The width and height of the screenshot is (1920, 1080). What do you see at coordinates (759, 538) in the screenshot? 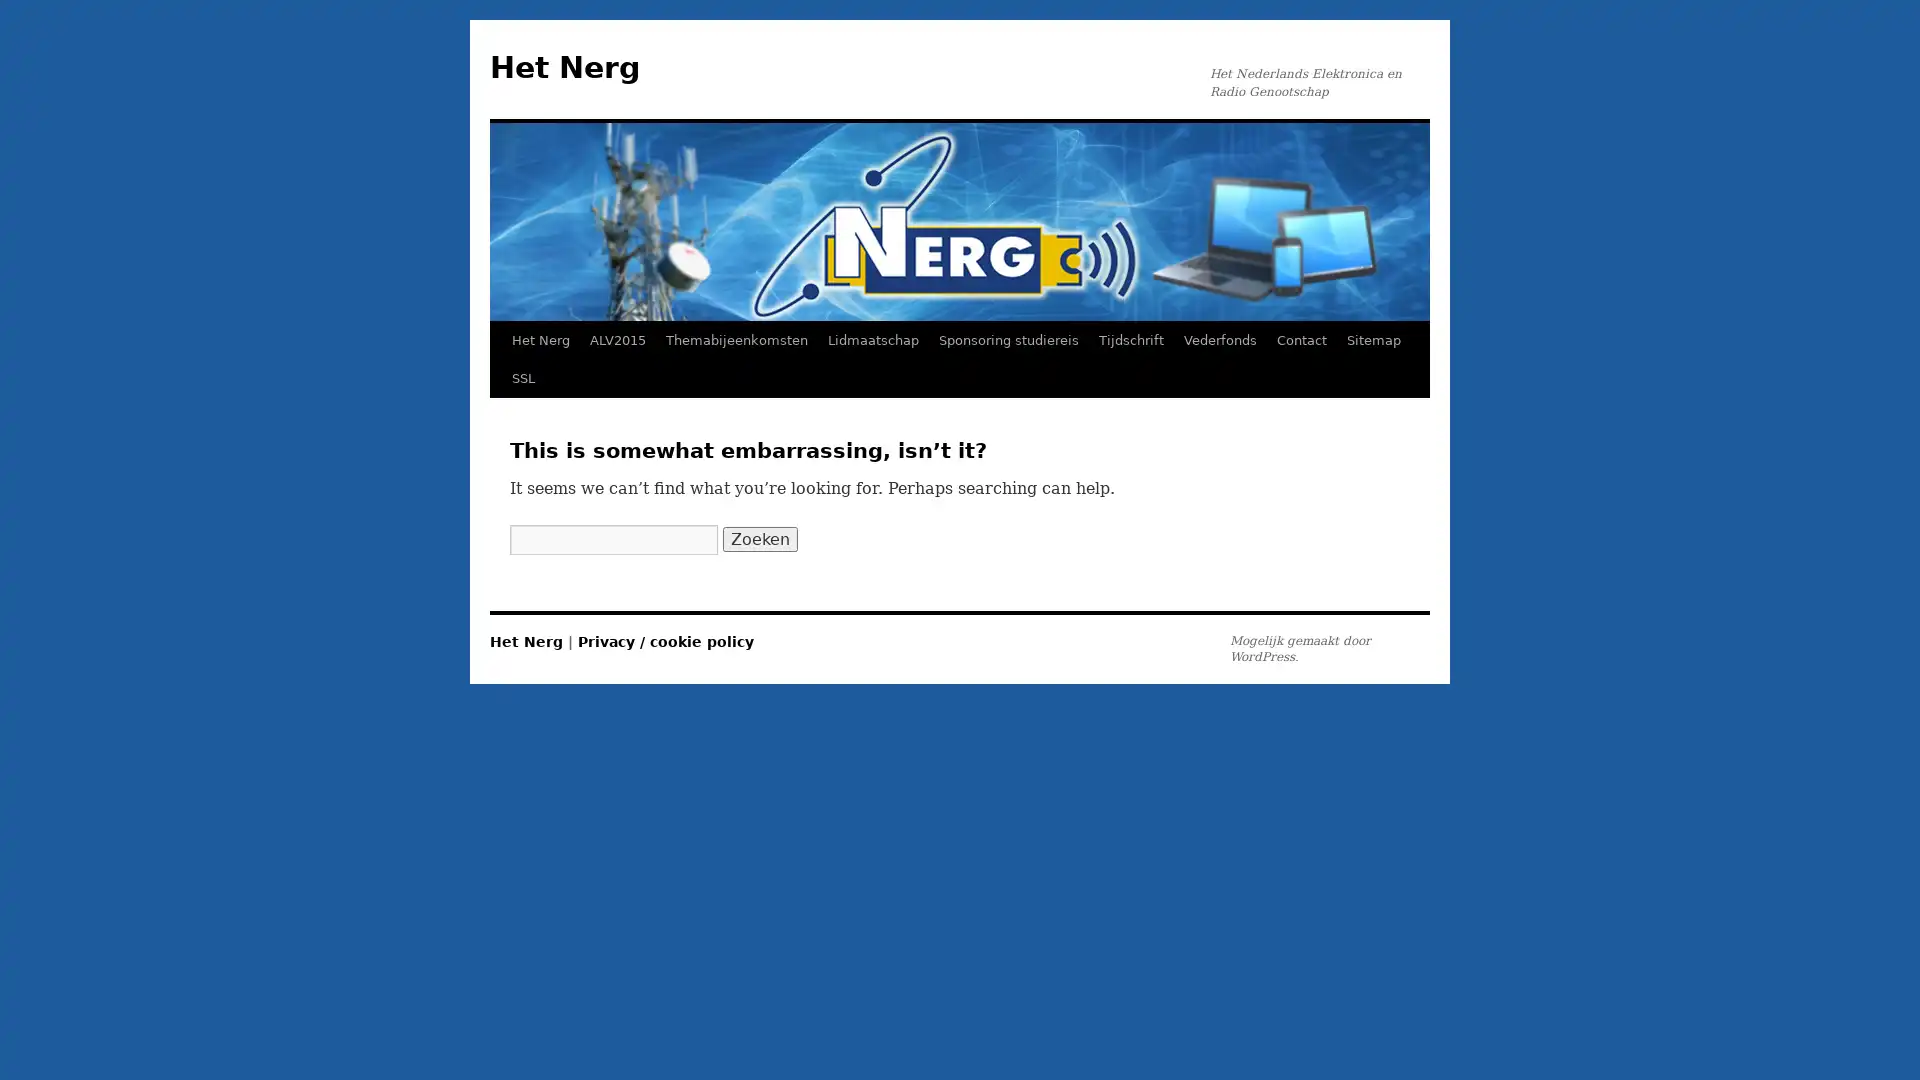
I see `Zoeken` at bounding box center [759, 538].